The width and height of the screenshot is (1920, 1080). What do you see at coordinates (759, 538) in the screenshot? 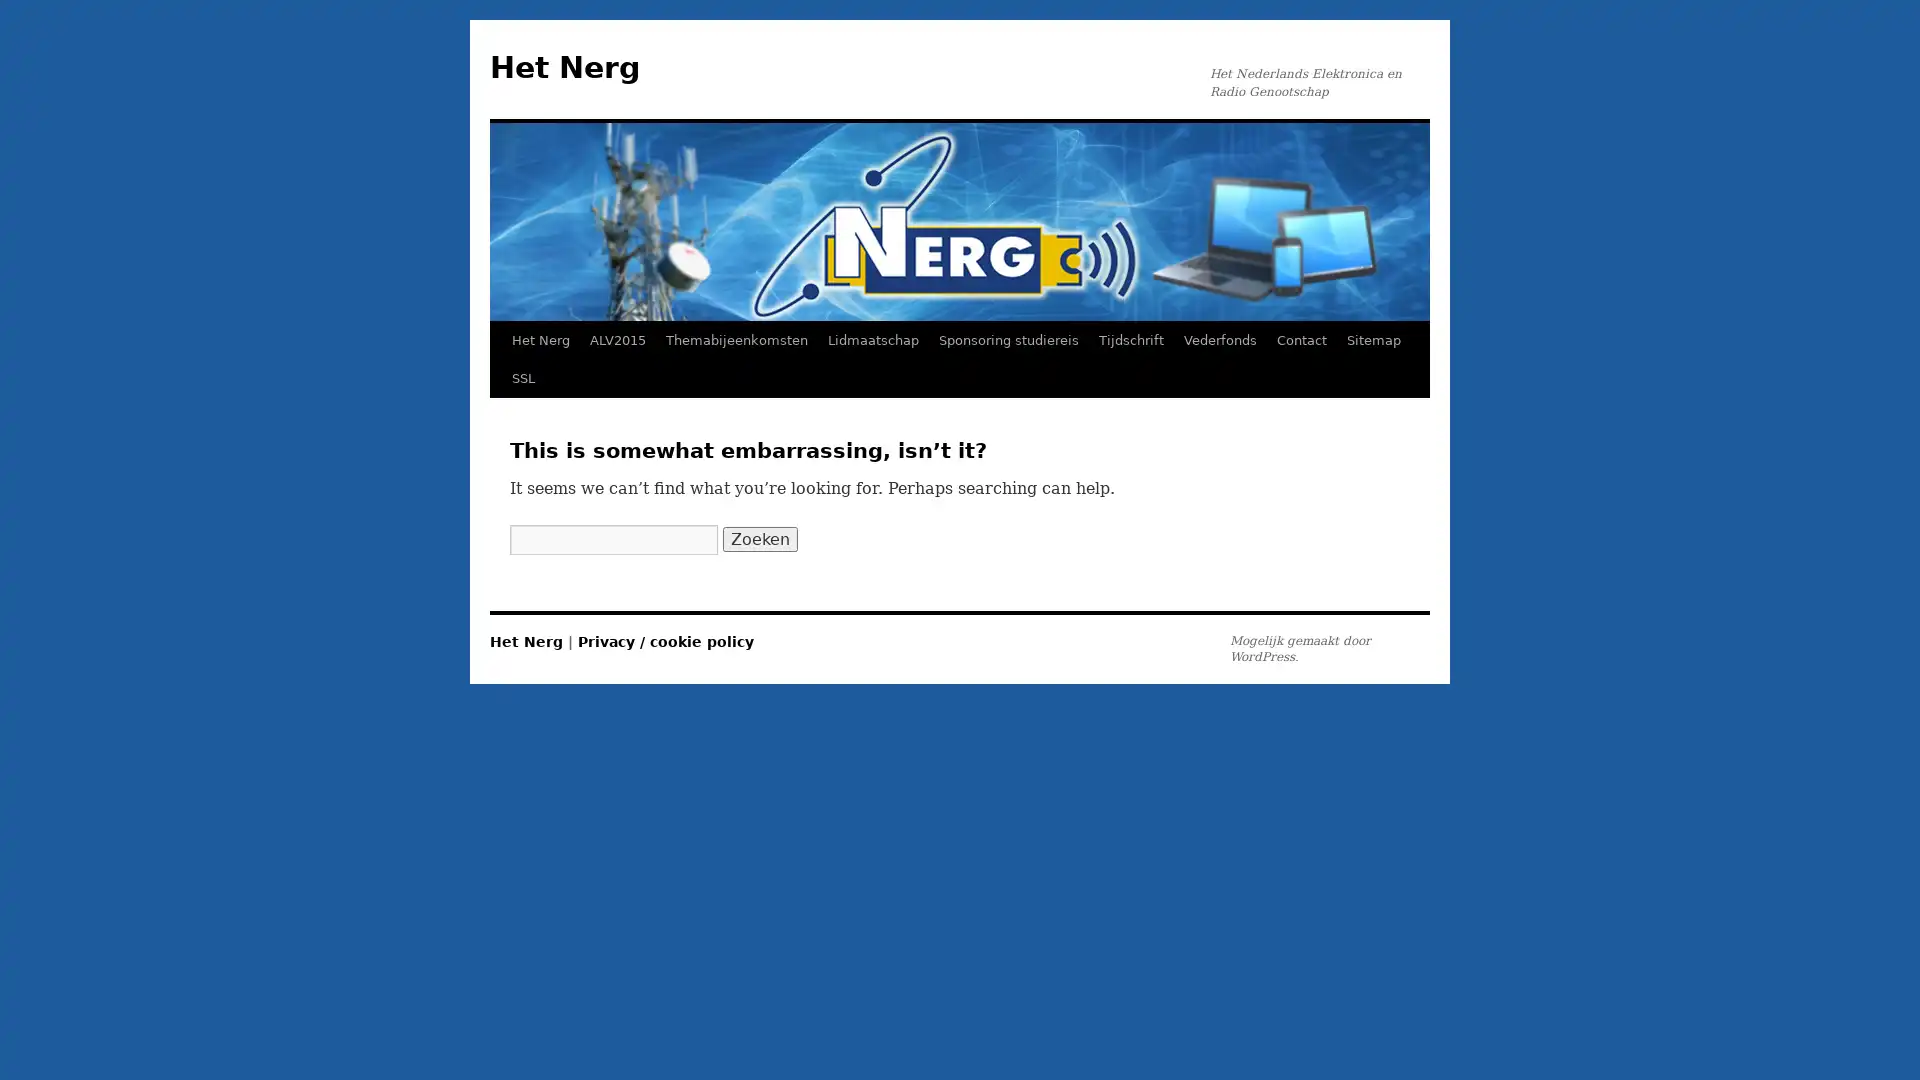
I see `Zoeken` at bounding box center [759, 538].